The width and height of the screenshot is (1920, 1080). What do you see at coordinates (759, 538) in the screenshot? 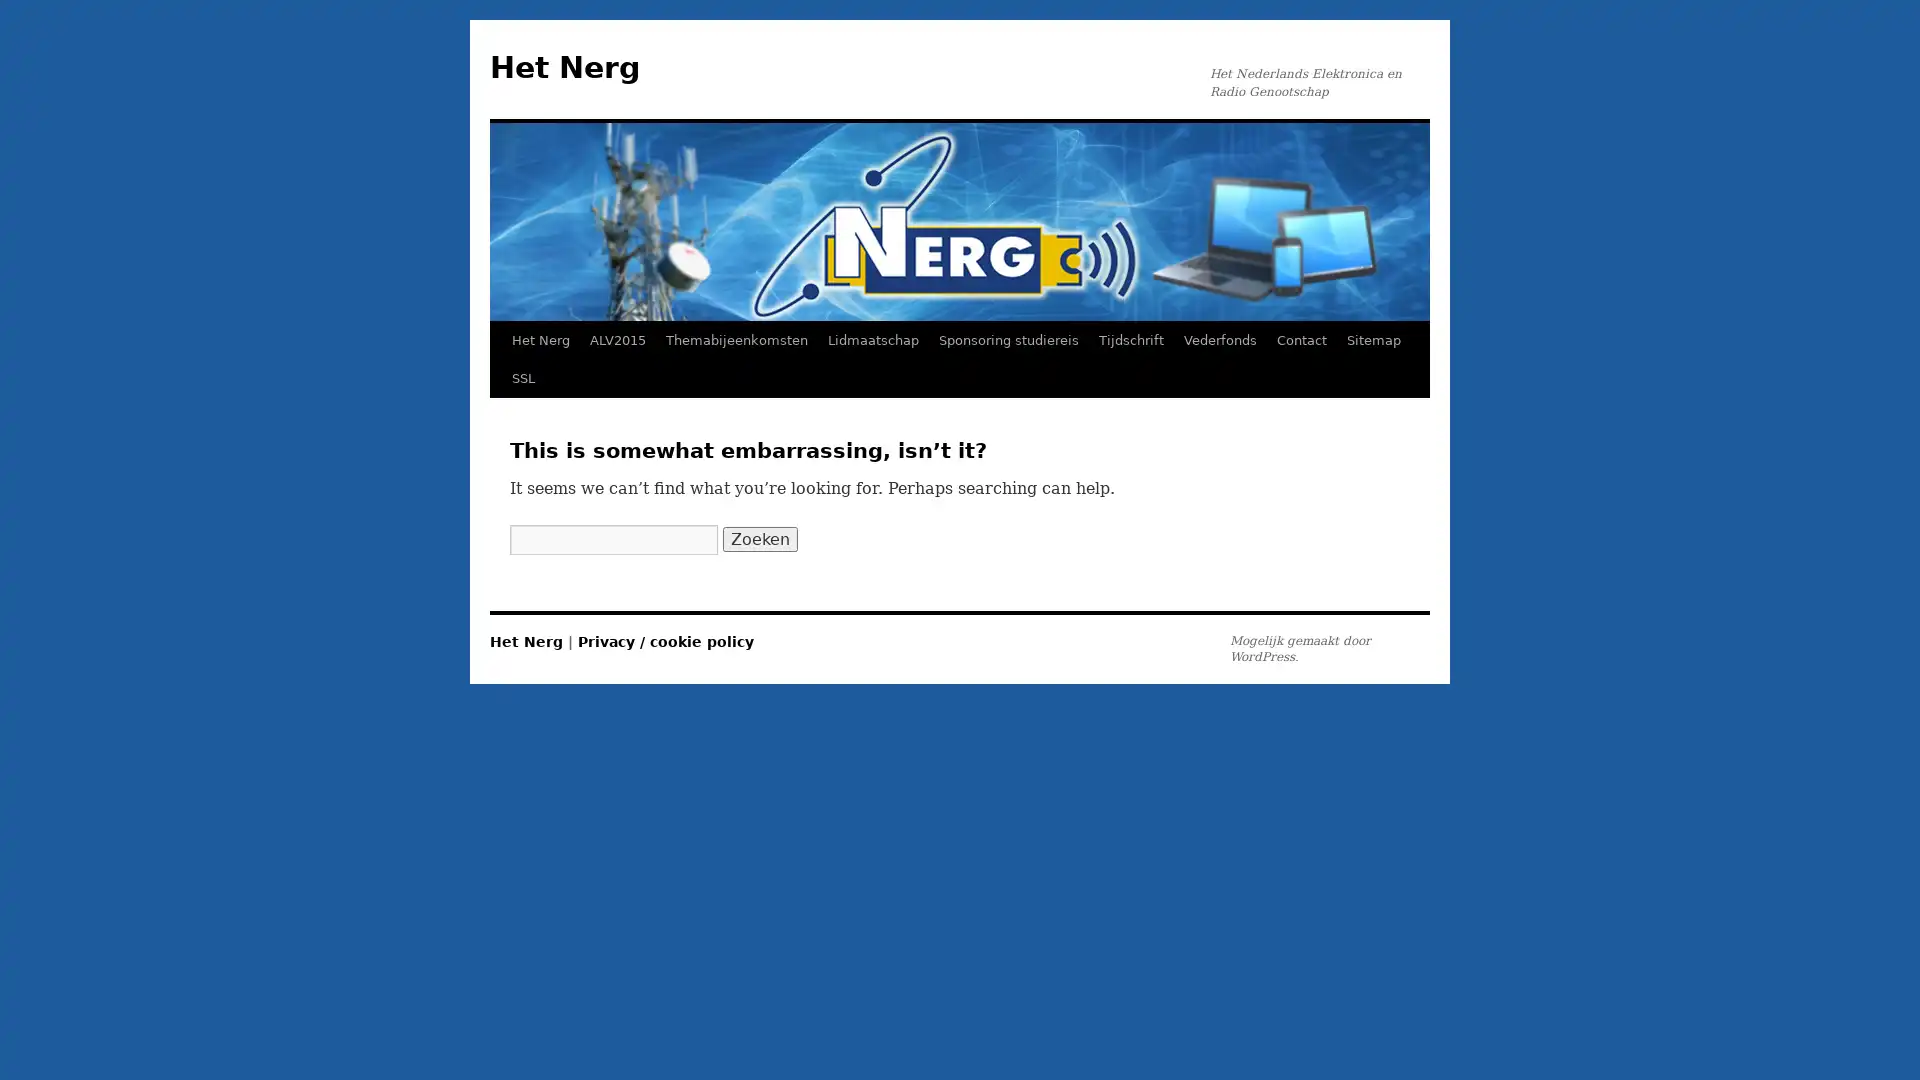
I see `Zoeken` at bounding box center [759, 538].